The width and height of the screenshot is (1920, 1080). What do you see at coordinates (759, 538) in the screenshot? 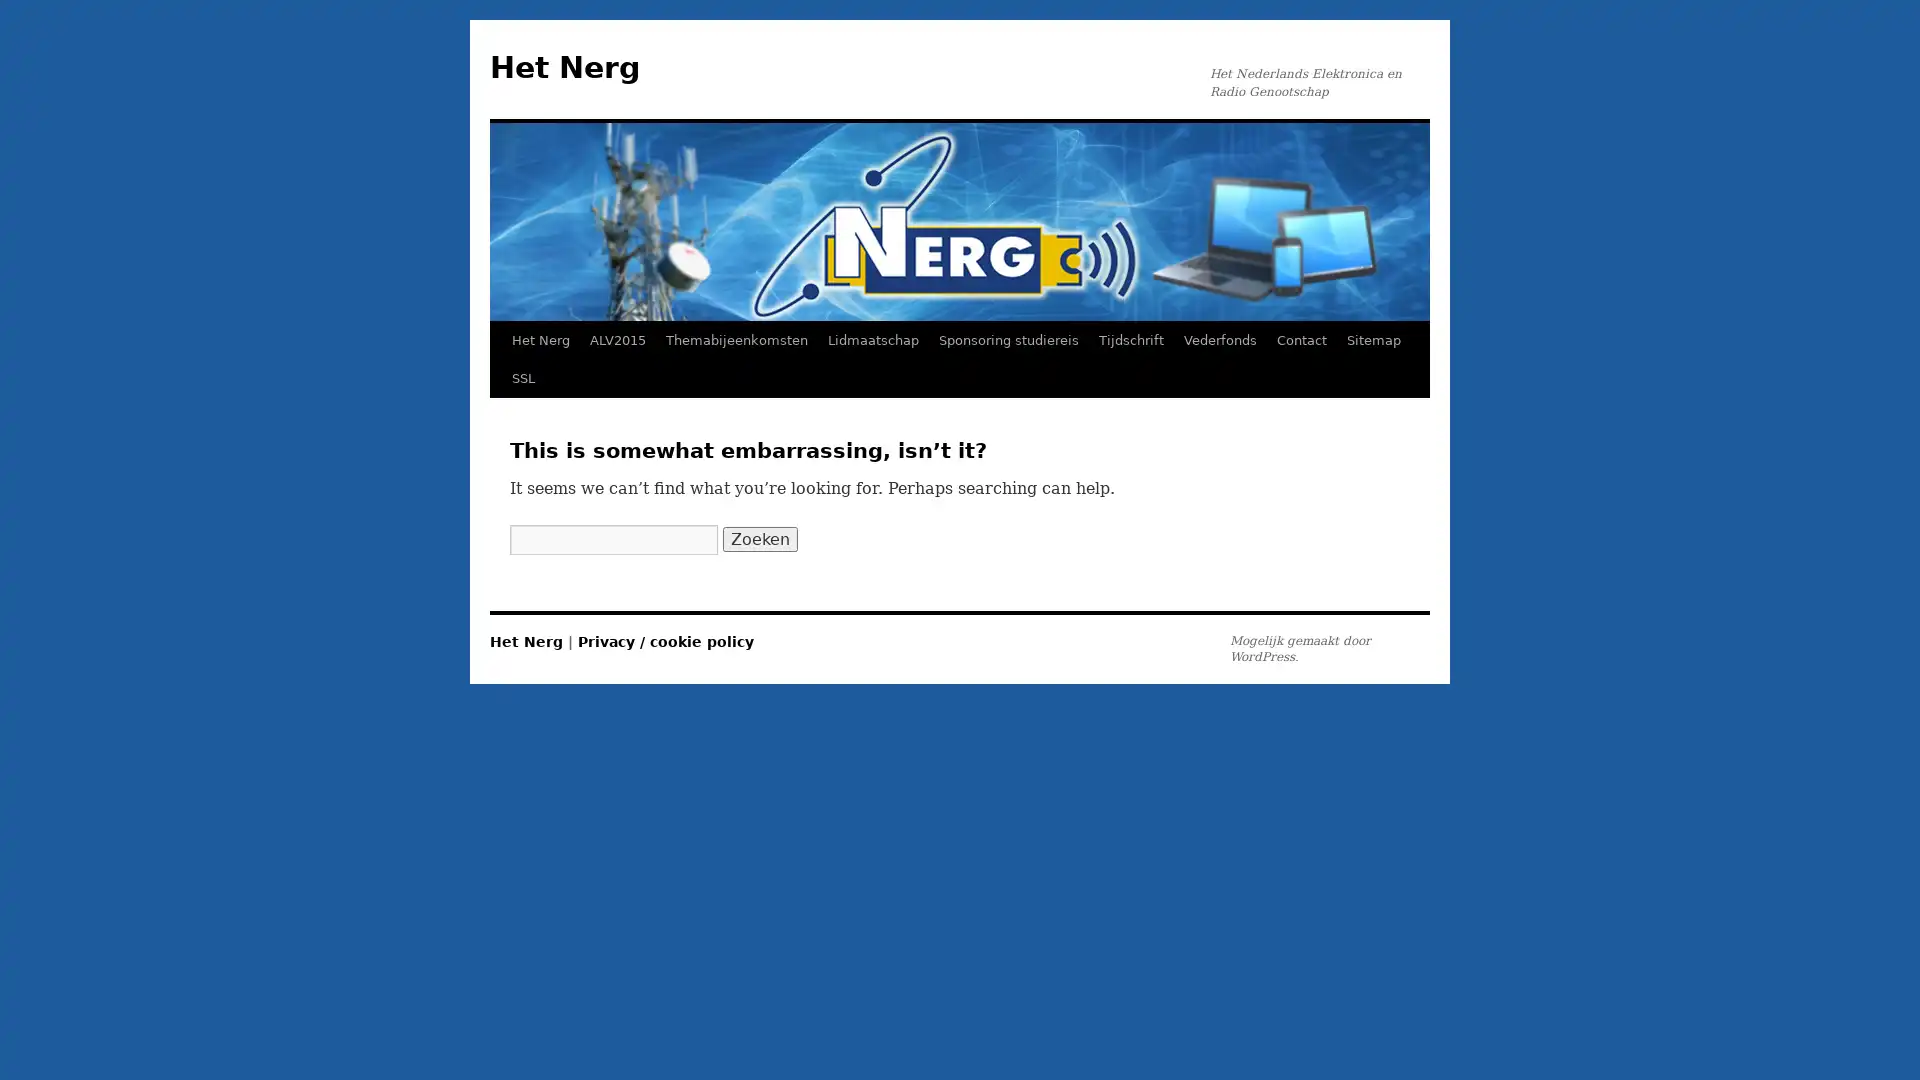
I see `Zoeken` at bounding box center [759, 538].